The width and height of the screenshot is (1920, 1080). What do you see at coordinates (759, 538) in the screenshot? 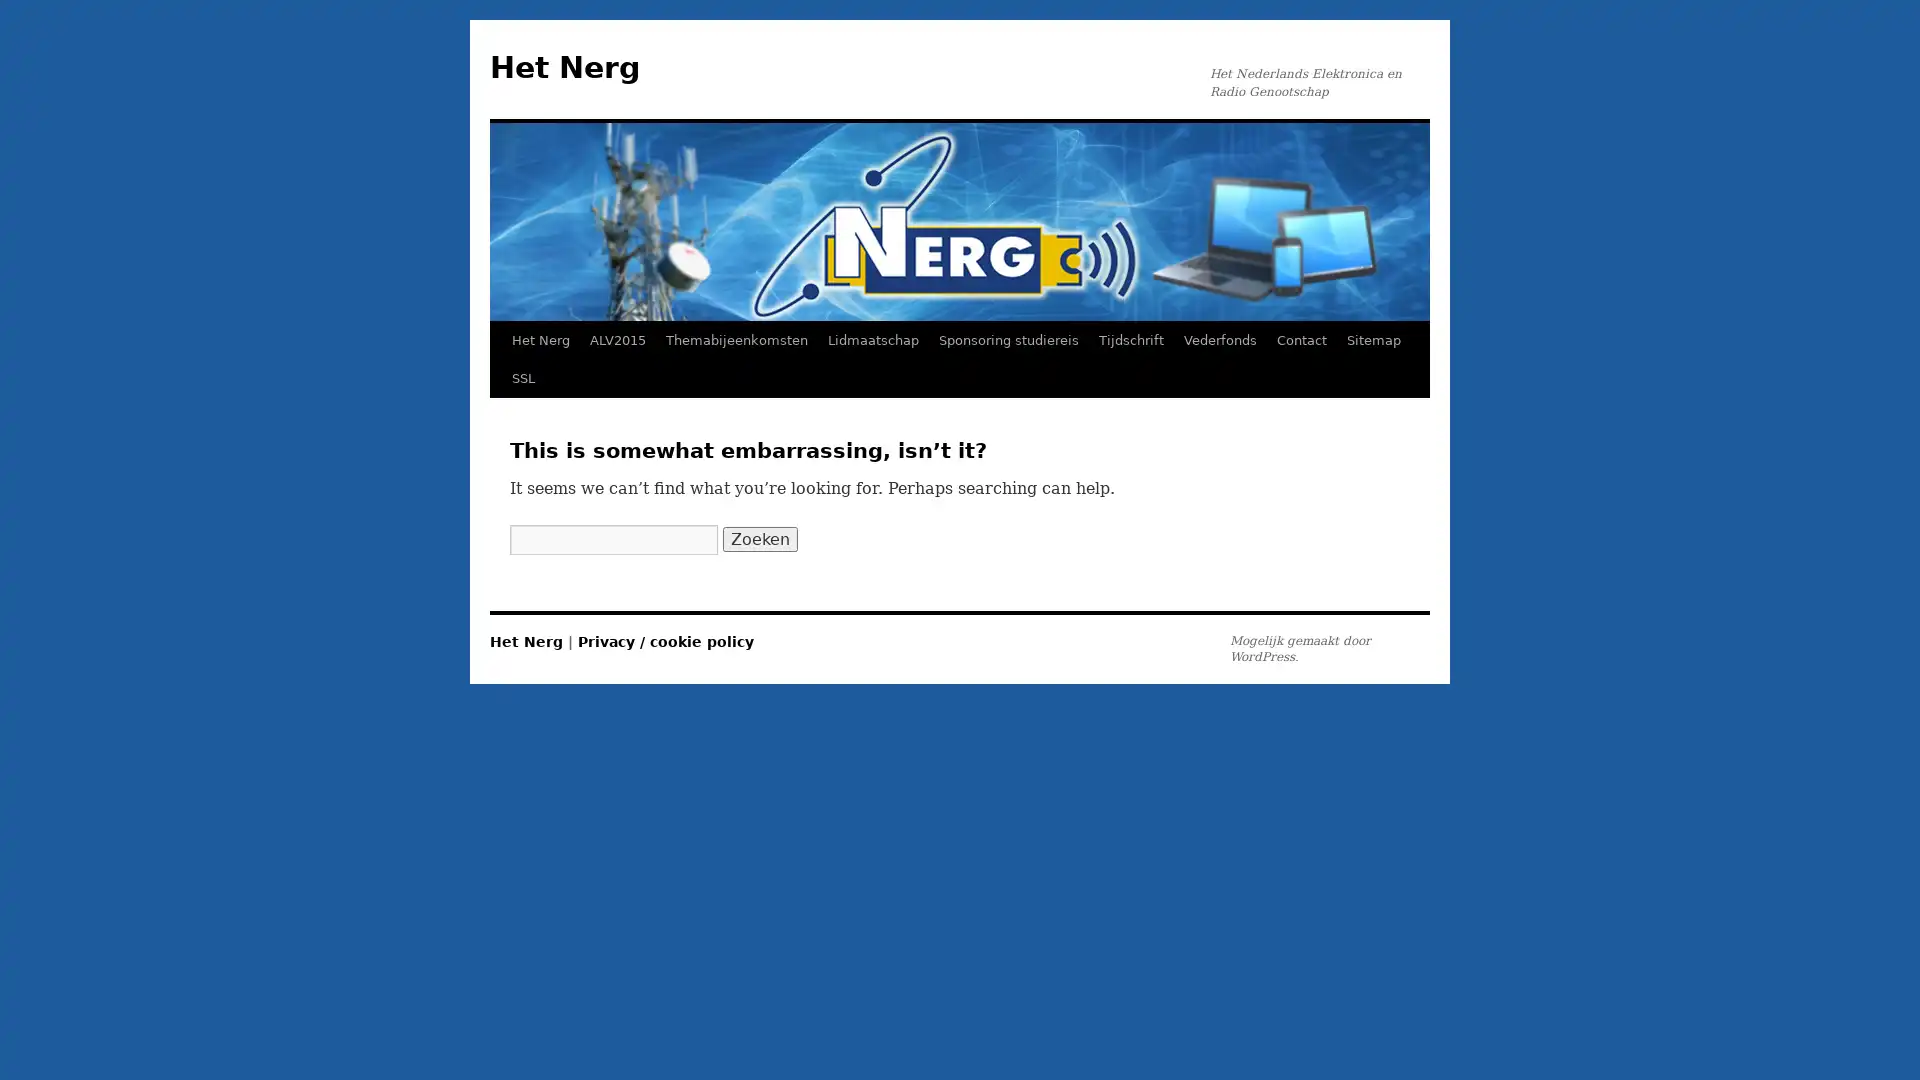
I see `Zoeken` at bounding box center [759, 538].